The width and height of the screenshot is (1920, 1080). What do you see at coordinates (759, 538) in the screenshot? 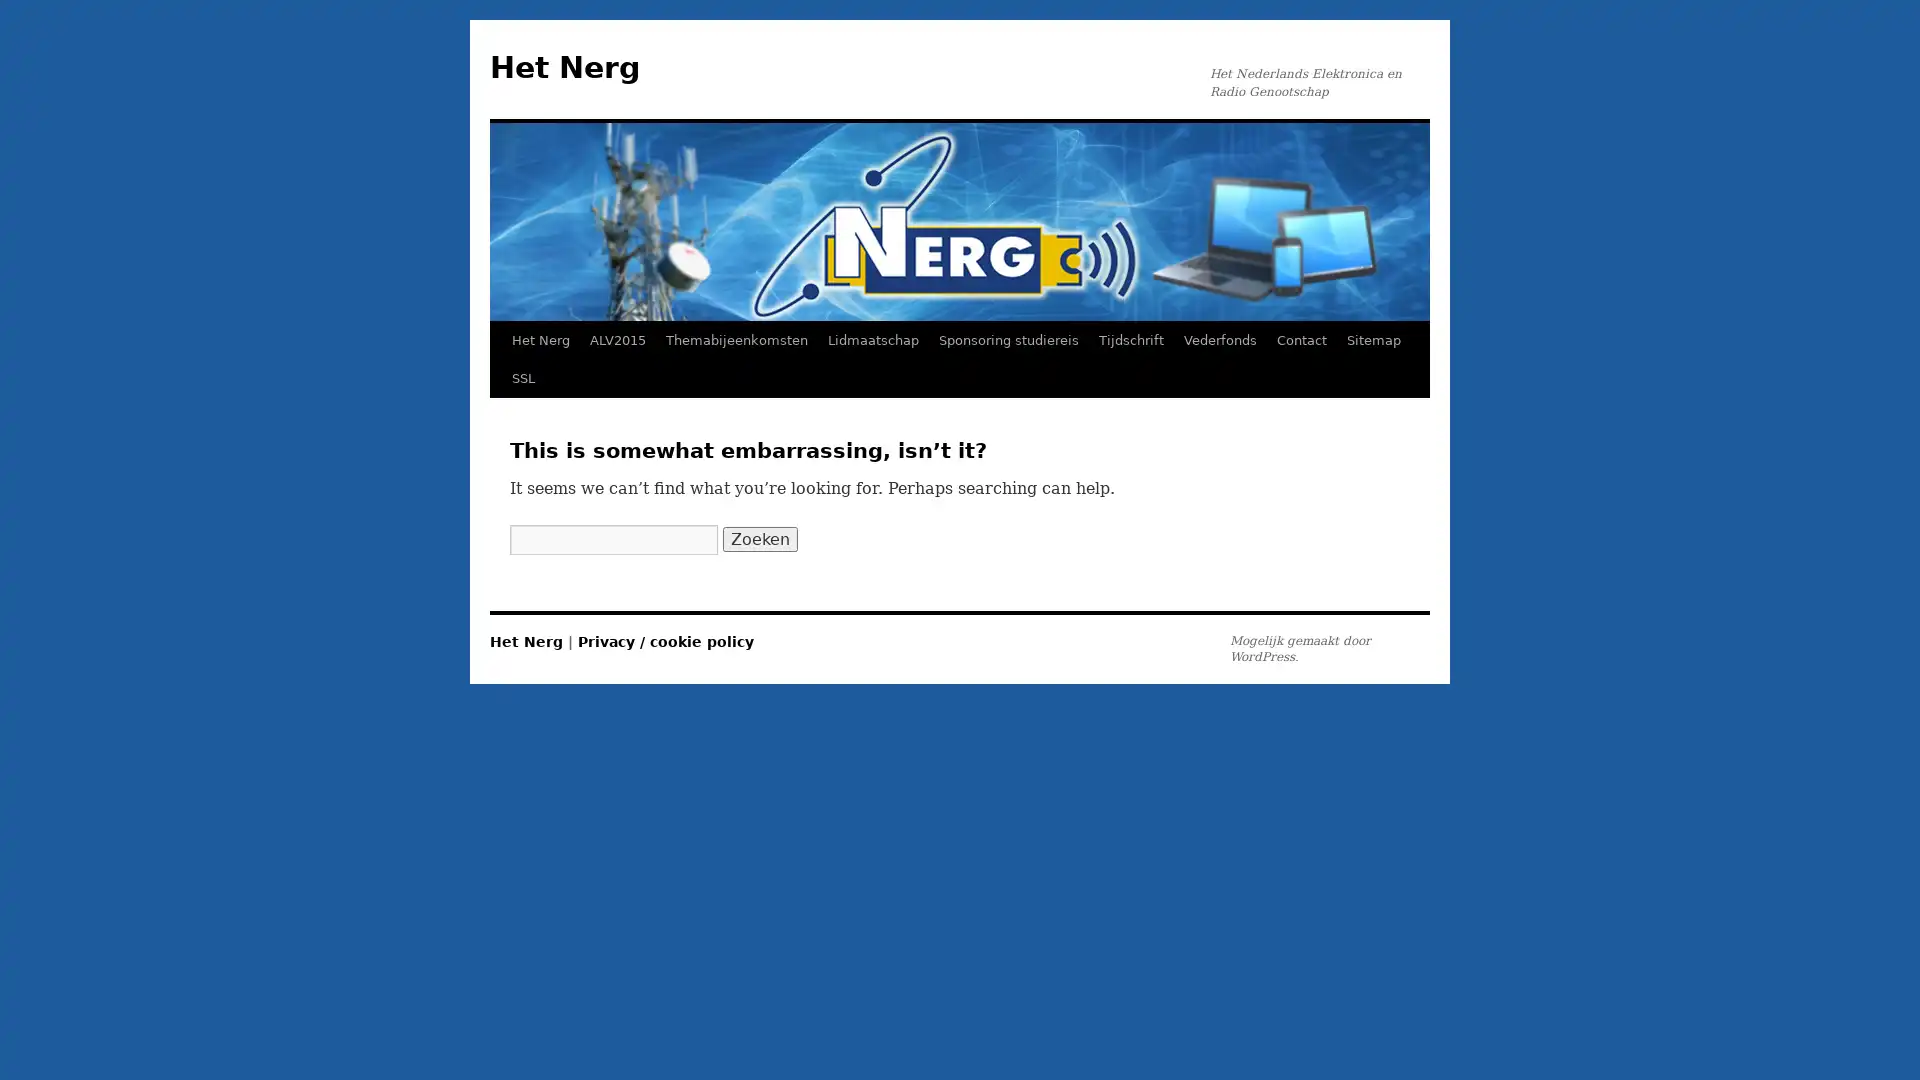
I see `Zoeken` at bounding box center [759, 538].